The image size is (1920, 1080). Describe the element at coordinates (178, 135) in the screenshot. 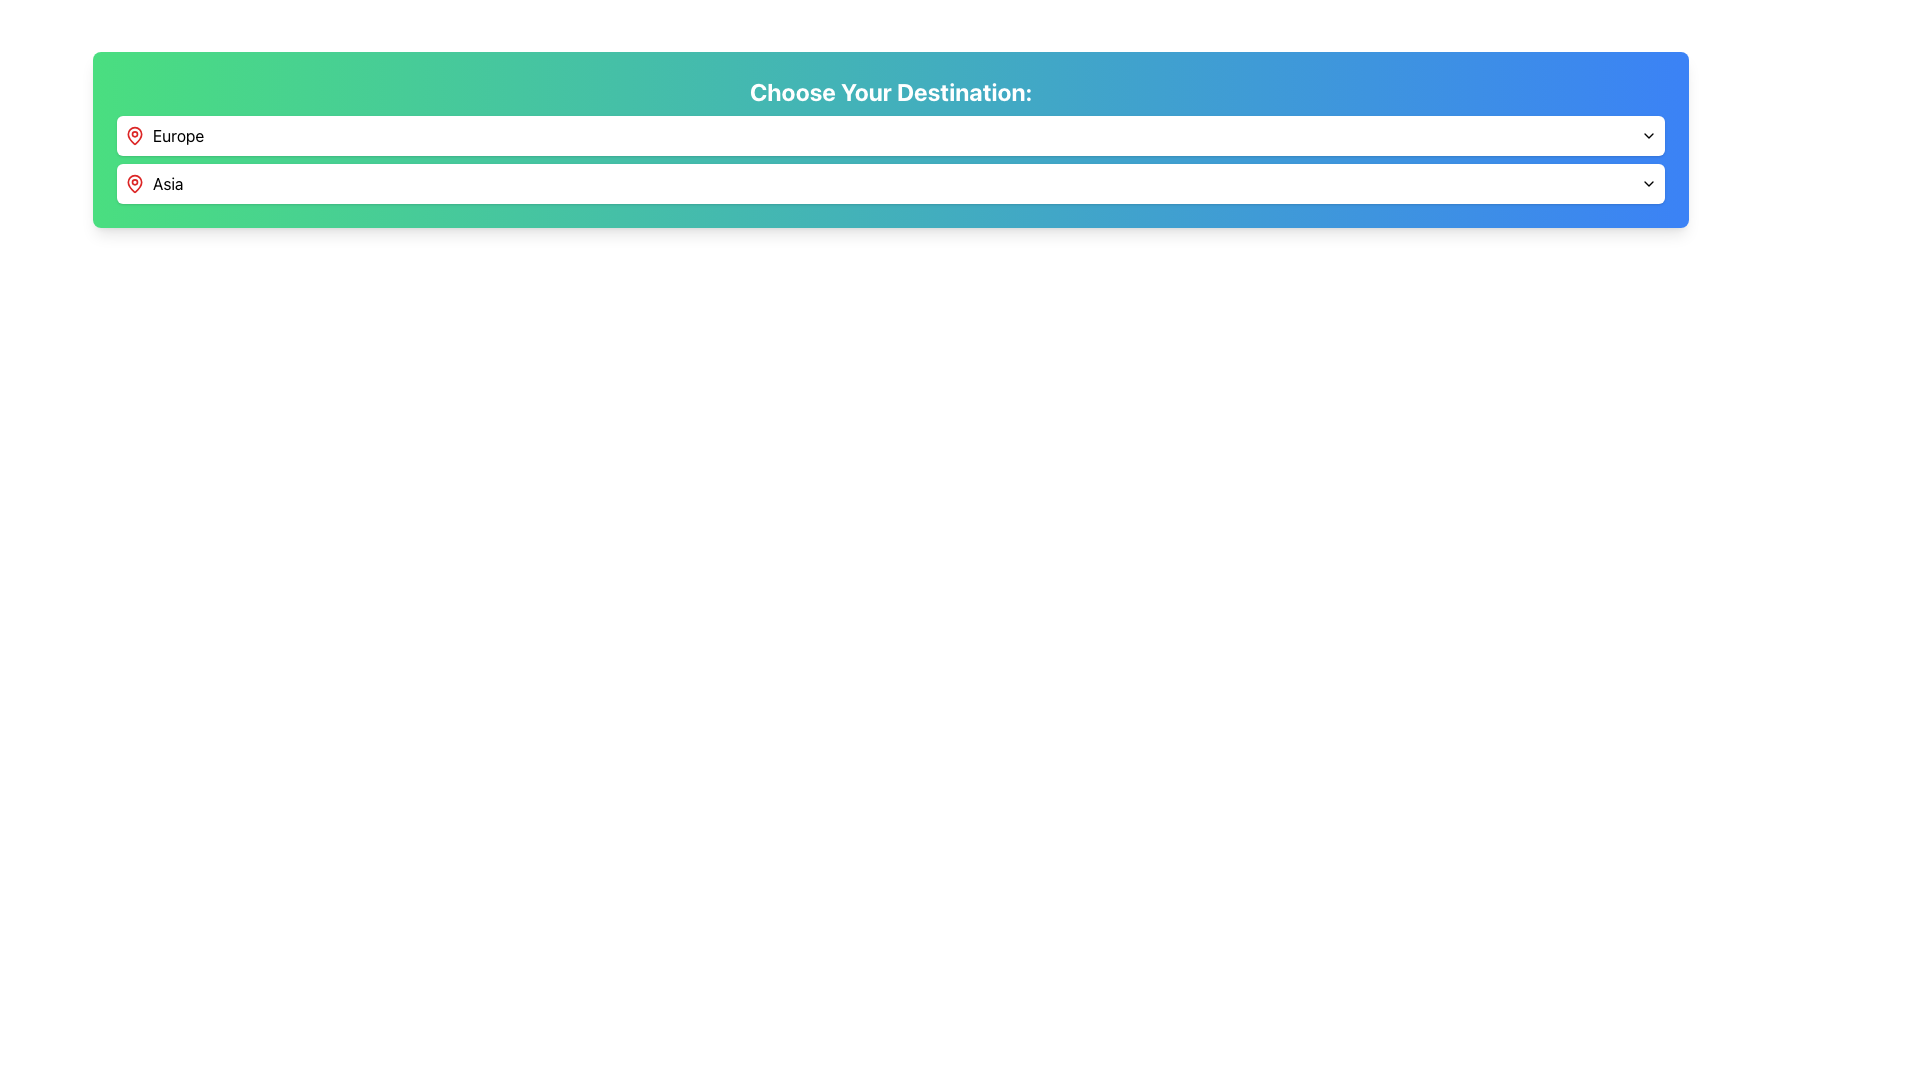

I see `the text label displaying 'Europe'` at that location.